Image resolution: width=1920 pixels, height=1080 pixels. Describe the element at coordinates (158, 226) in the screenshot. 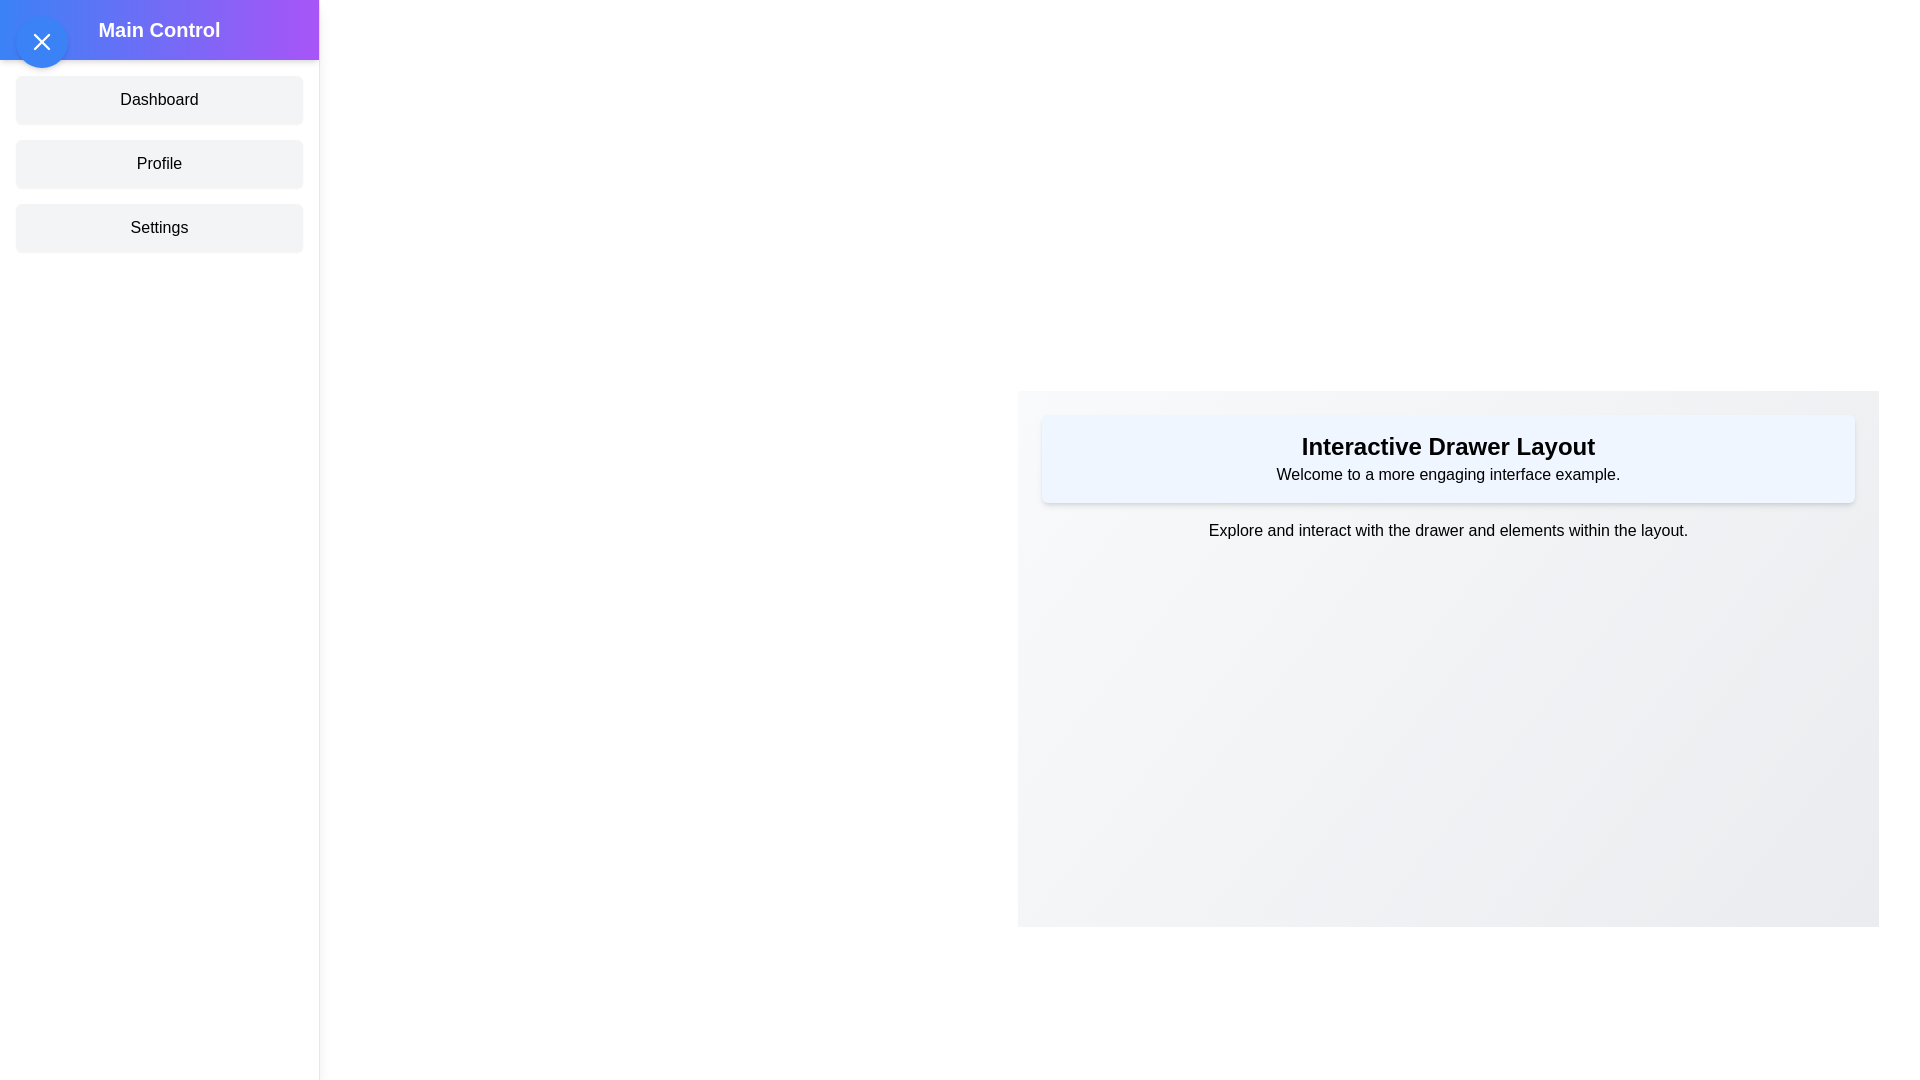

I see `the menu option Settings from the drawer` at that location.